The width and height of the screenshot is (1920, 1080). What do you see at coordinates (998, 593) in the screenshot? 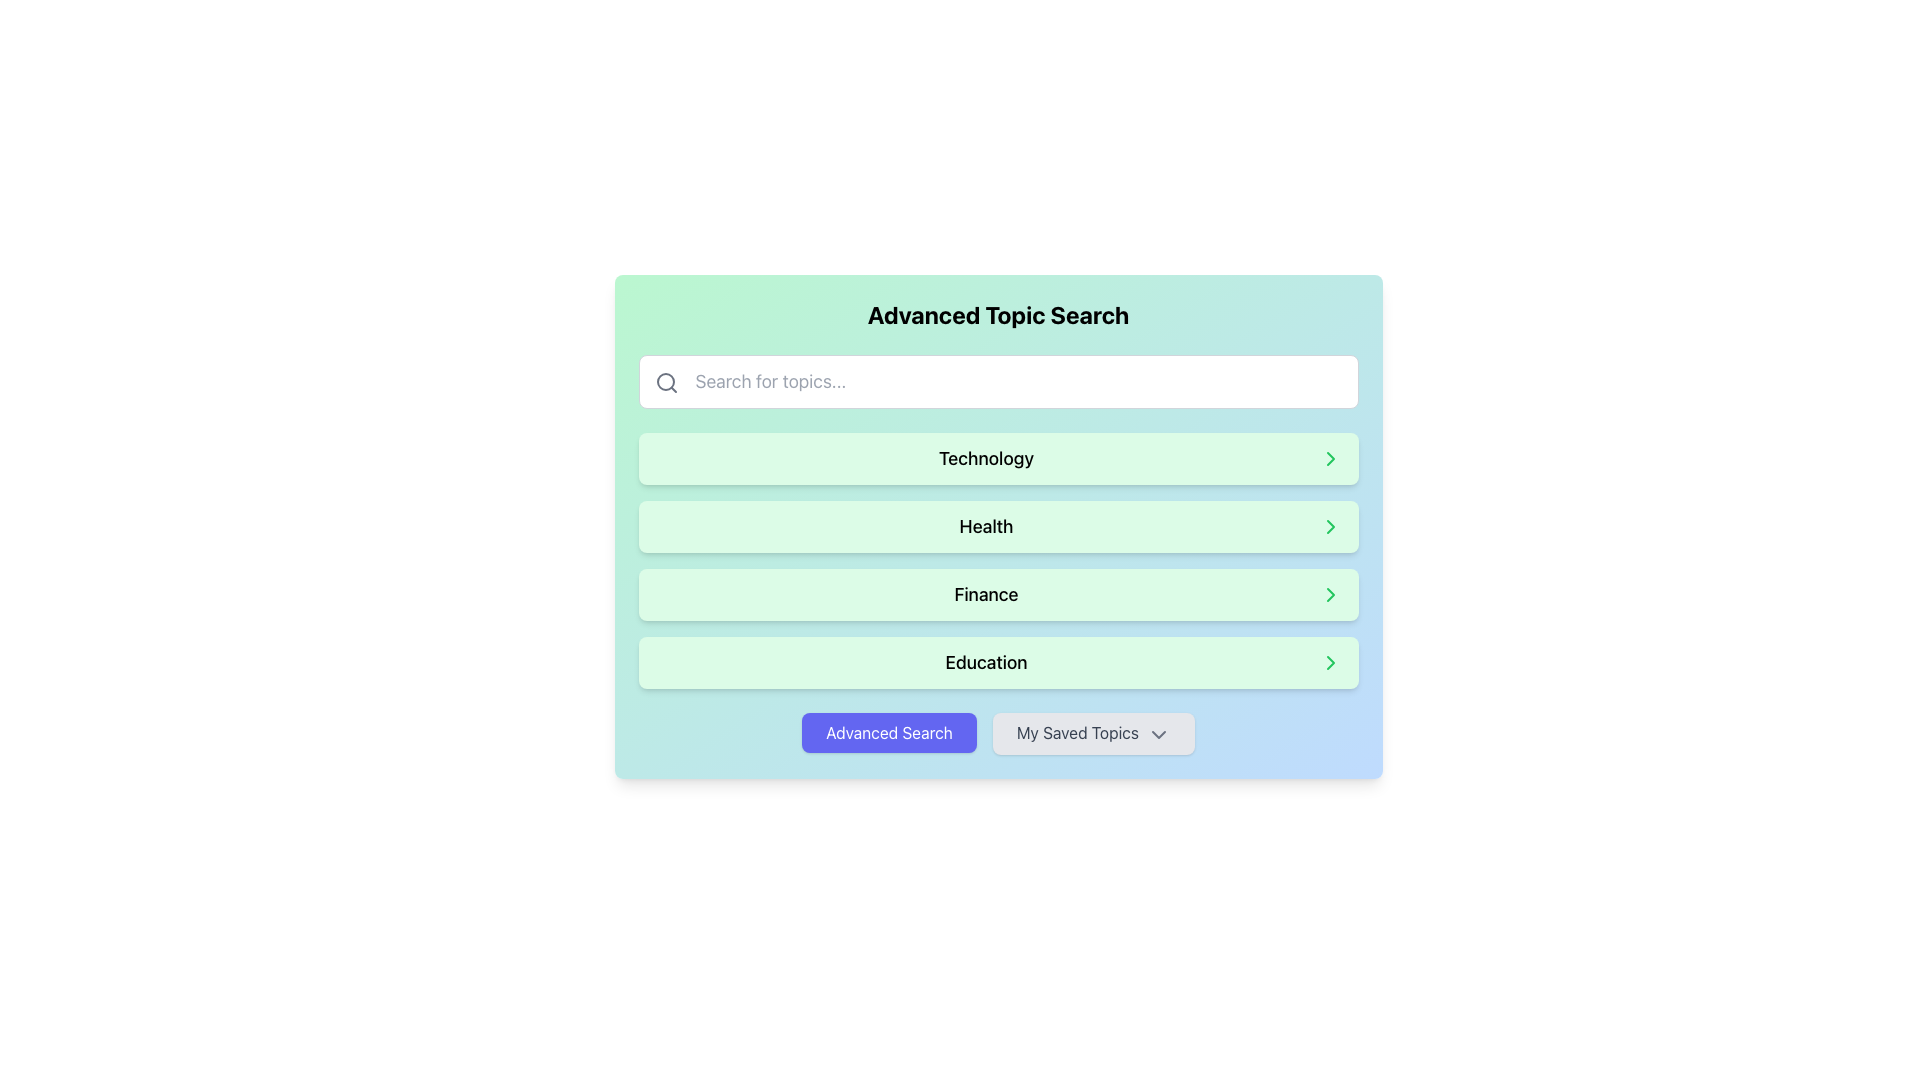
I see `the 'Finance' button located under the 'Advanced Topic Search' section` at bounding box center [998, 593].